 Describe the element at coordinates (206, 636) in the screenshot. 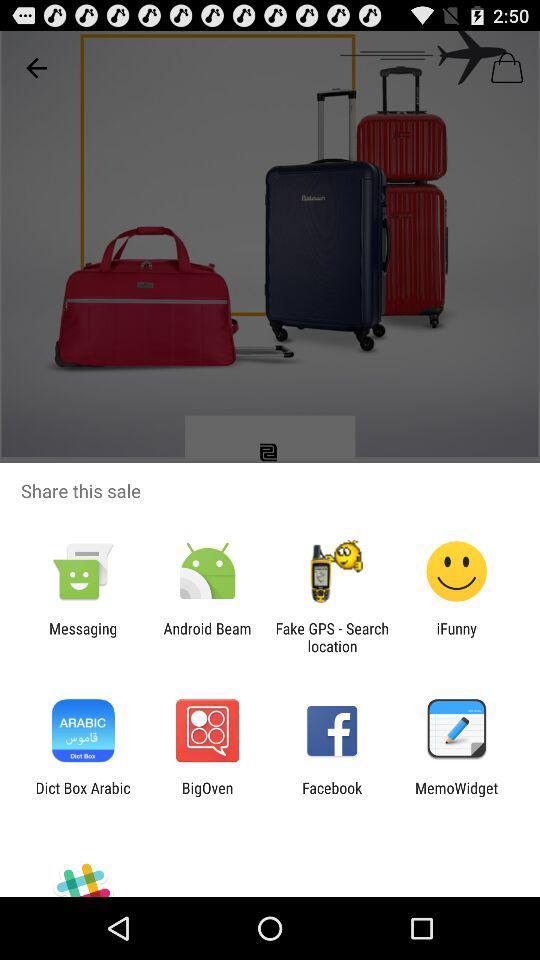

I see `the android beam app` at that location.